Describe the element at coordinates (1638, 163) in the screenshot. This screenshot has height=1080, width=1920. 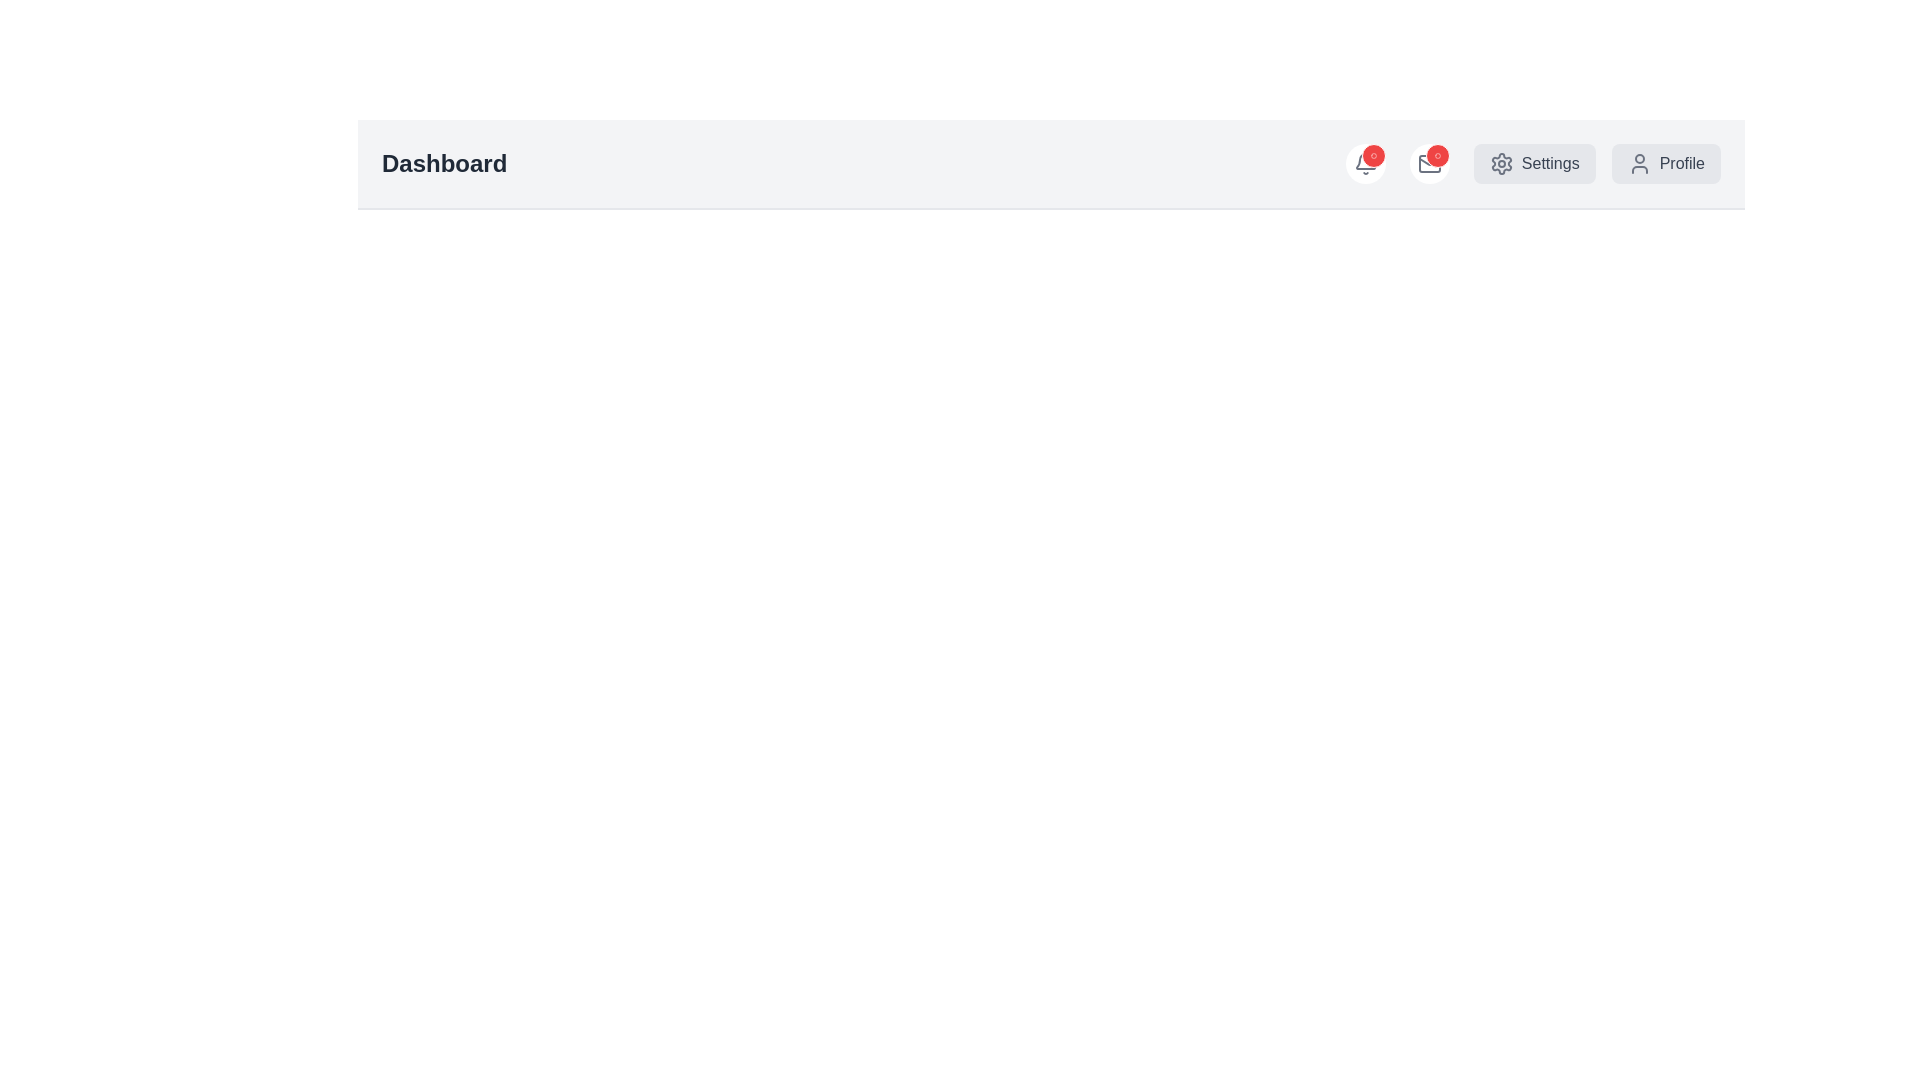
I see `the 'Profile' button by clicking on the decorative icon associated with it, located at the top-right corner of the interface` at that location.